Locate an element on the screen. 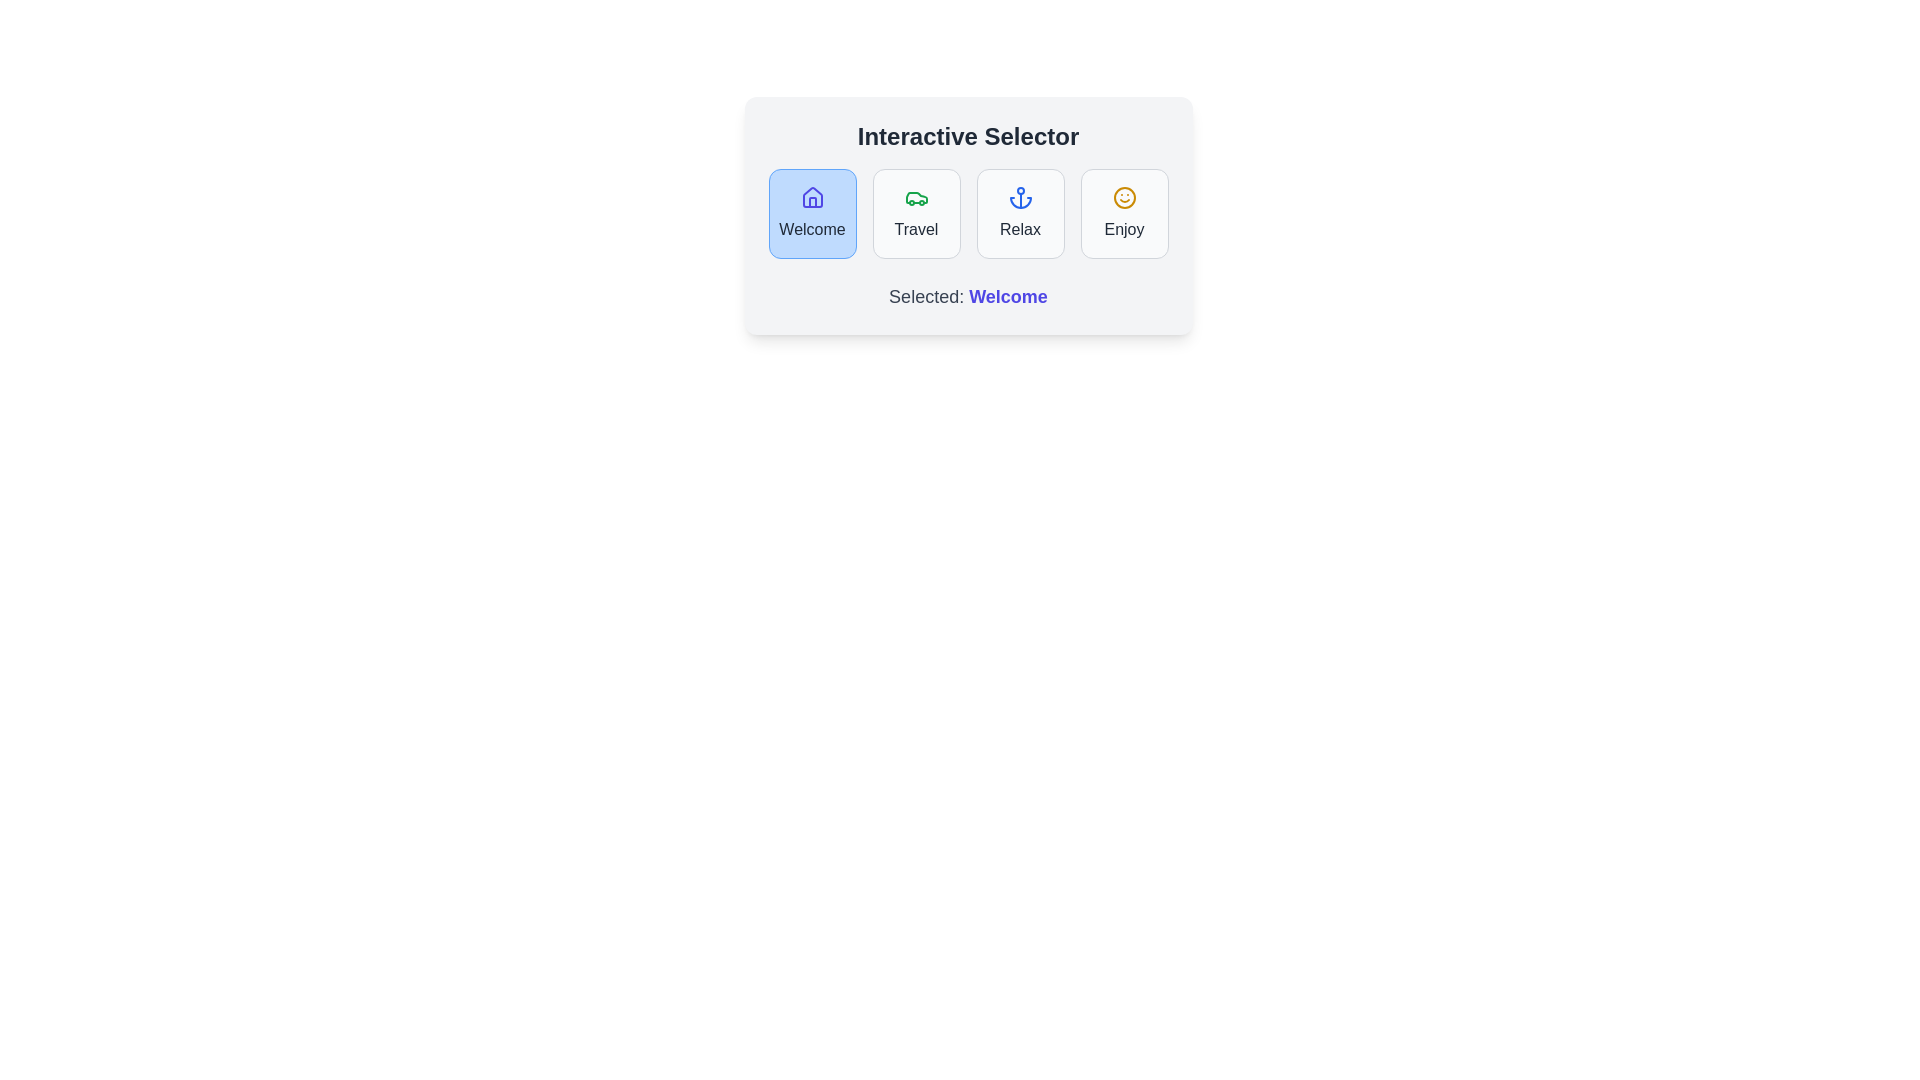 The image size is (1920, 1080). the anchor icon representing the 'Relax' option, located above the text label 'Relax' is located at coordinates (1020, 197).